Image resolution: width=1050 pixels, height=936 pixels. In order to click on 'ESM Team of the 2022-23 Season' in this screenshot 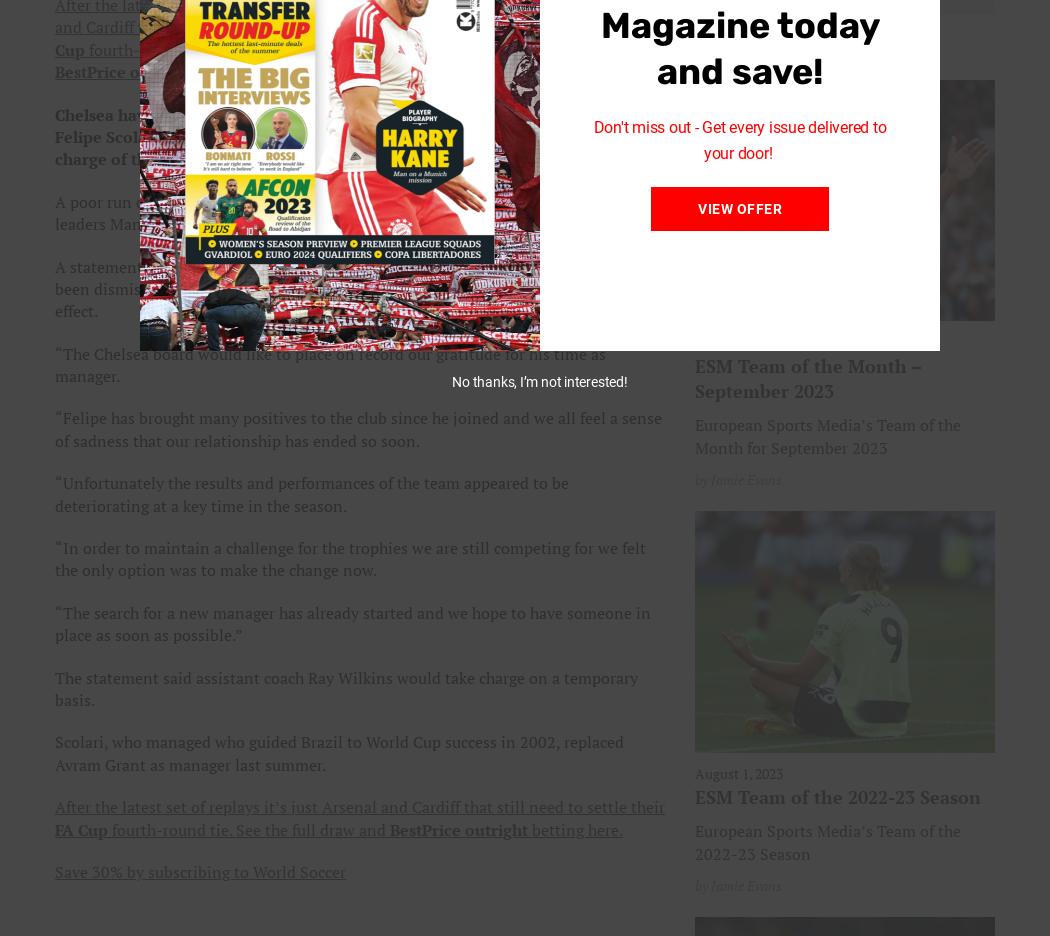, I will do `click(694, 796)`.